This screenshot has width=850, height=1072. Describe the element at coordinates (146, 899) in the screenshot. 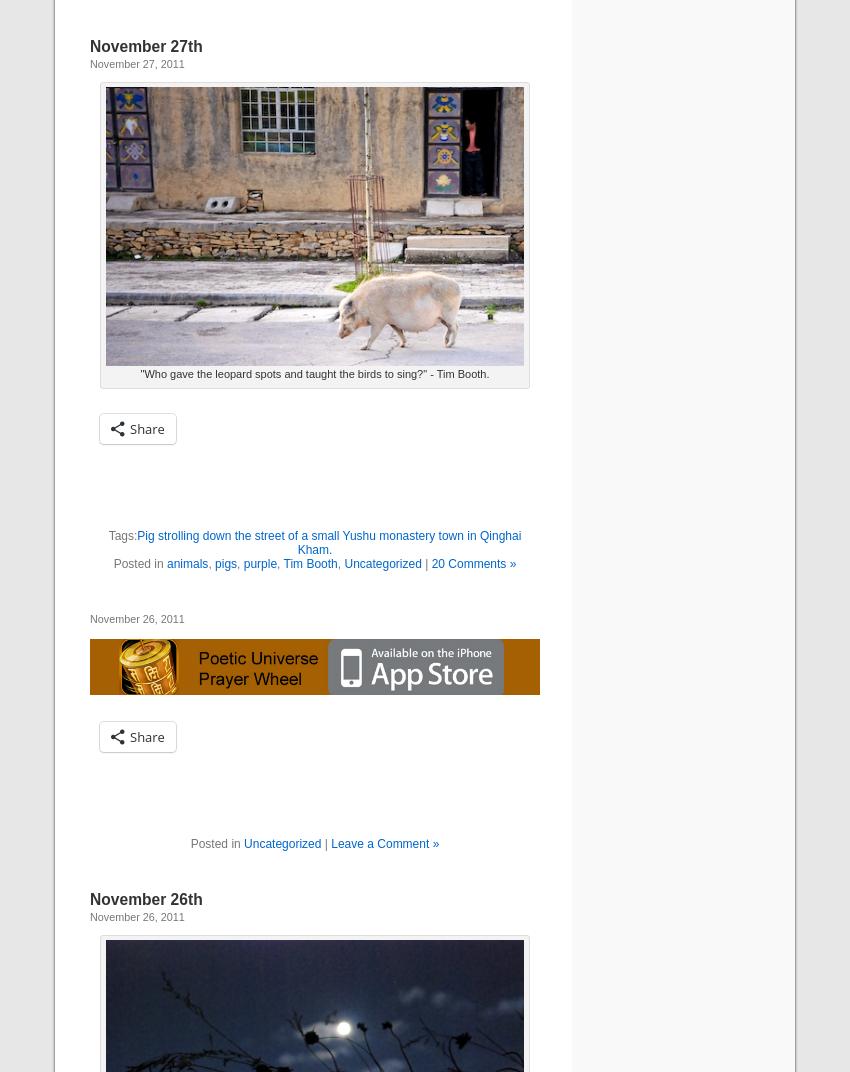

I see `'November 26th'` at that location.